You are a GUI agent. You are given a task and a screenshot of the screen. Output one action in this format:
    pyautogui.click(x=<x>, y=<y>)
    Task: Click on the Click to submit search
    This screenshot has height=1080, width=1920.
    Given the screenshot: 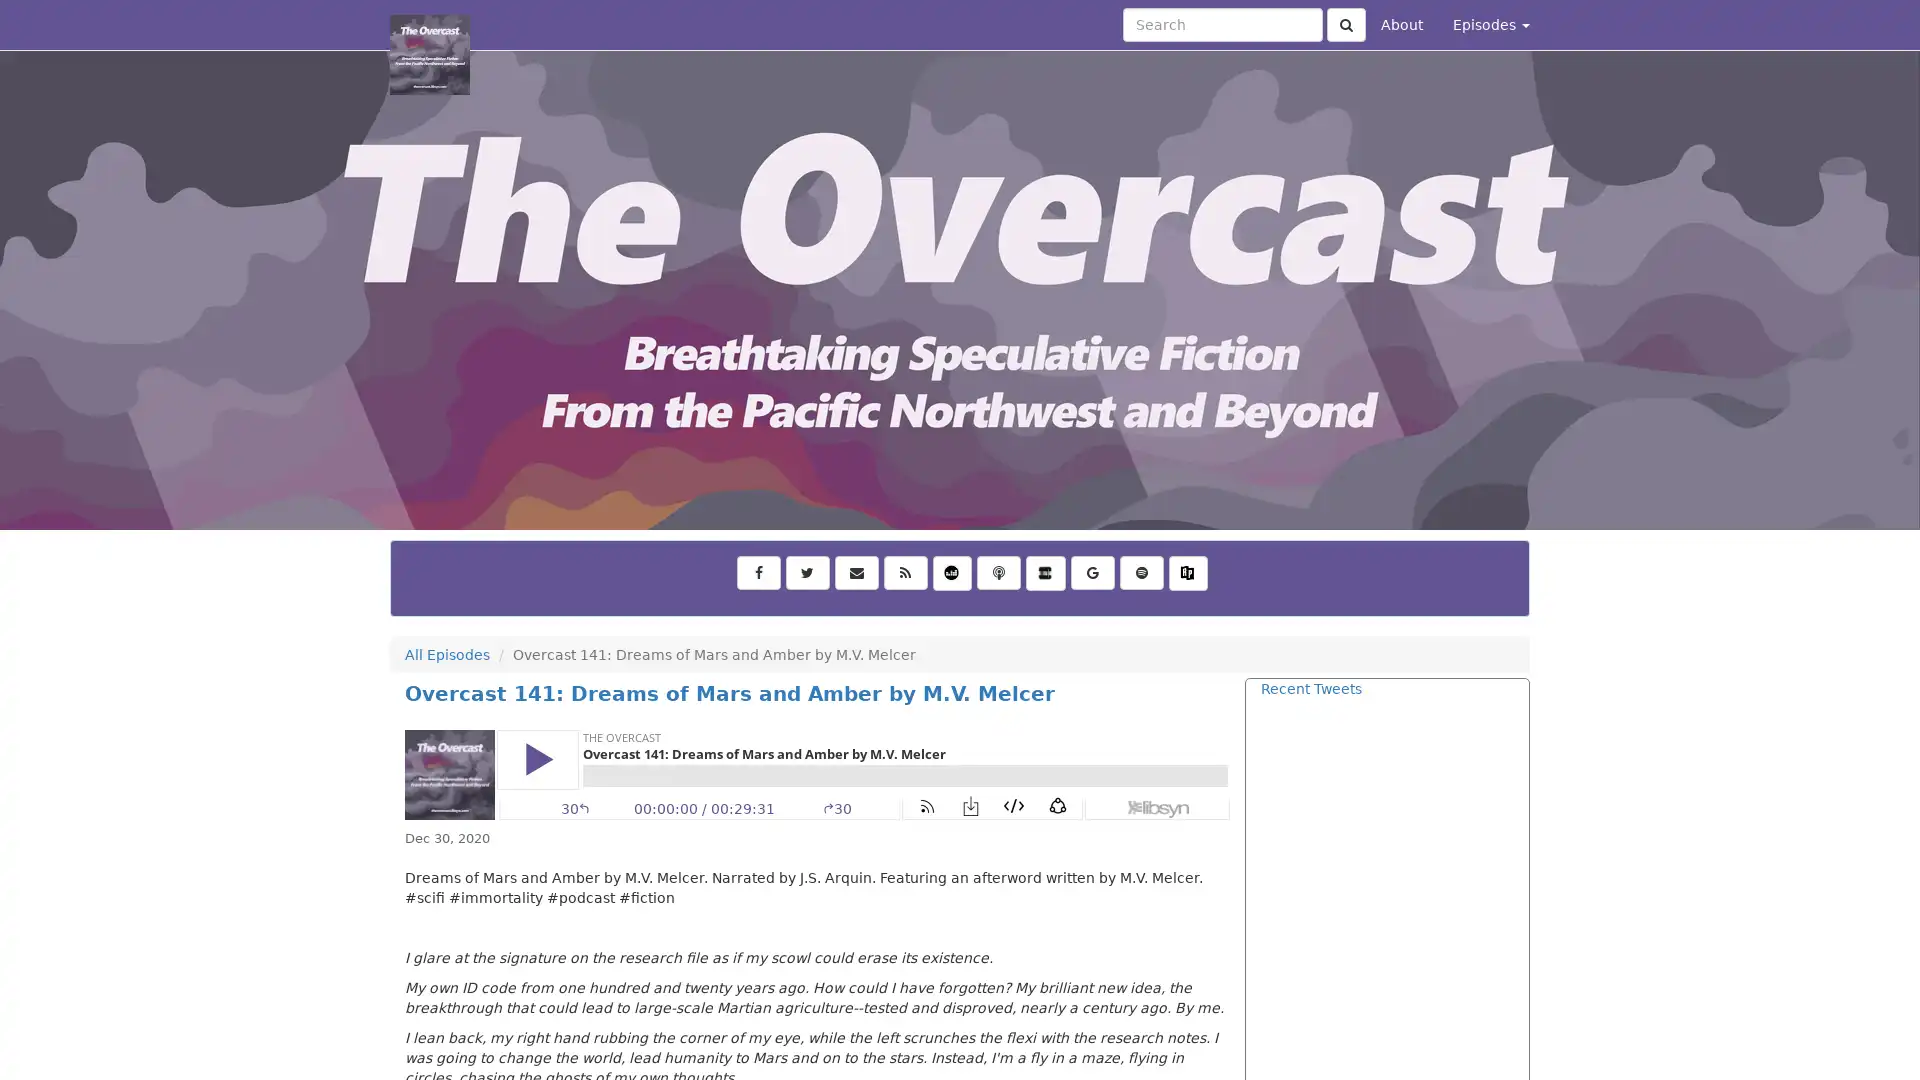 What is the action you would take?
    pyautogui.click(x=1346, y=24)
    